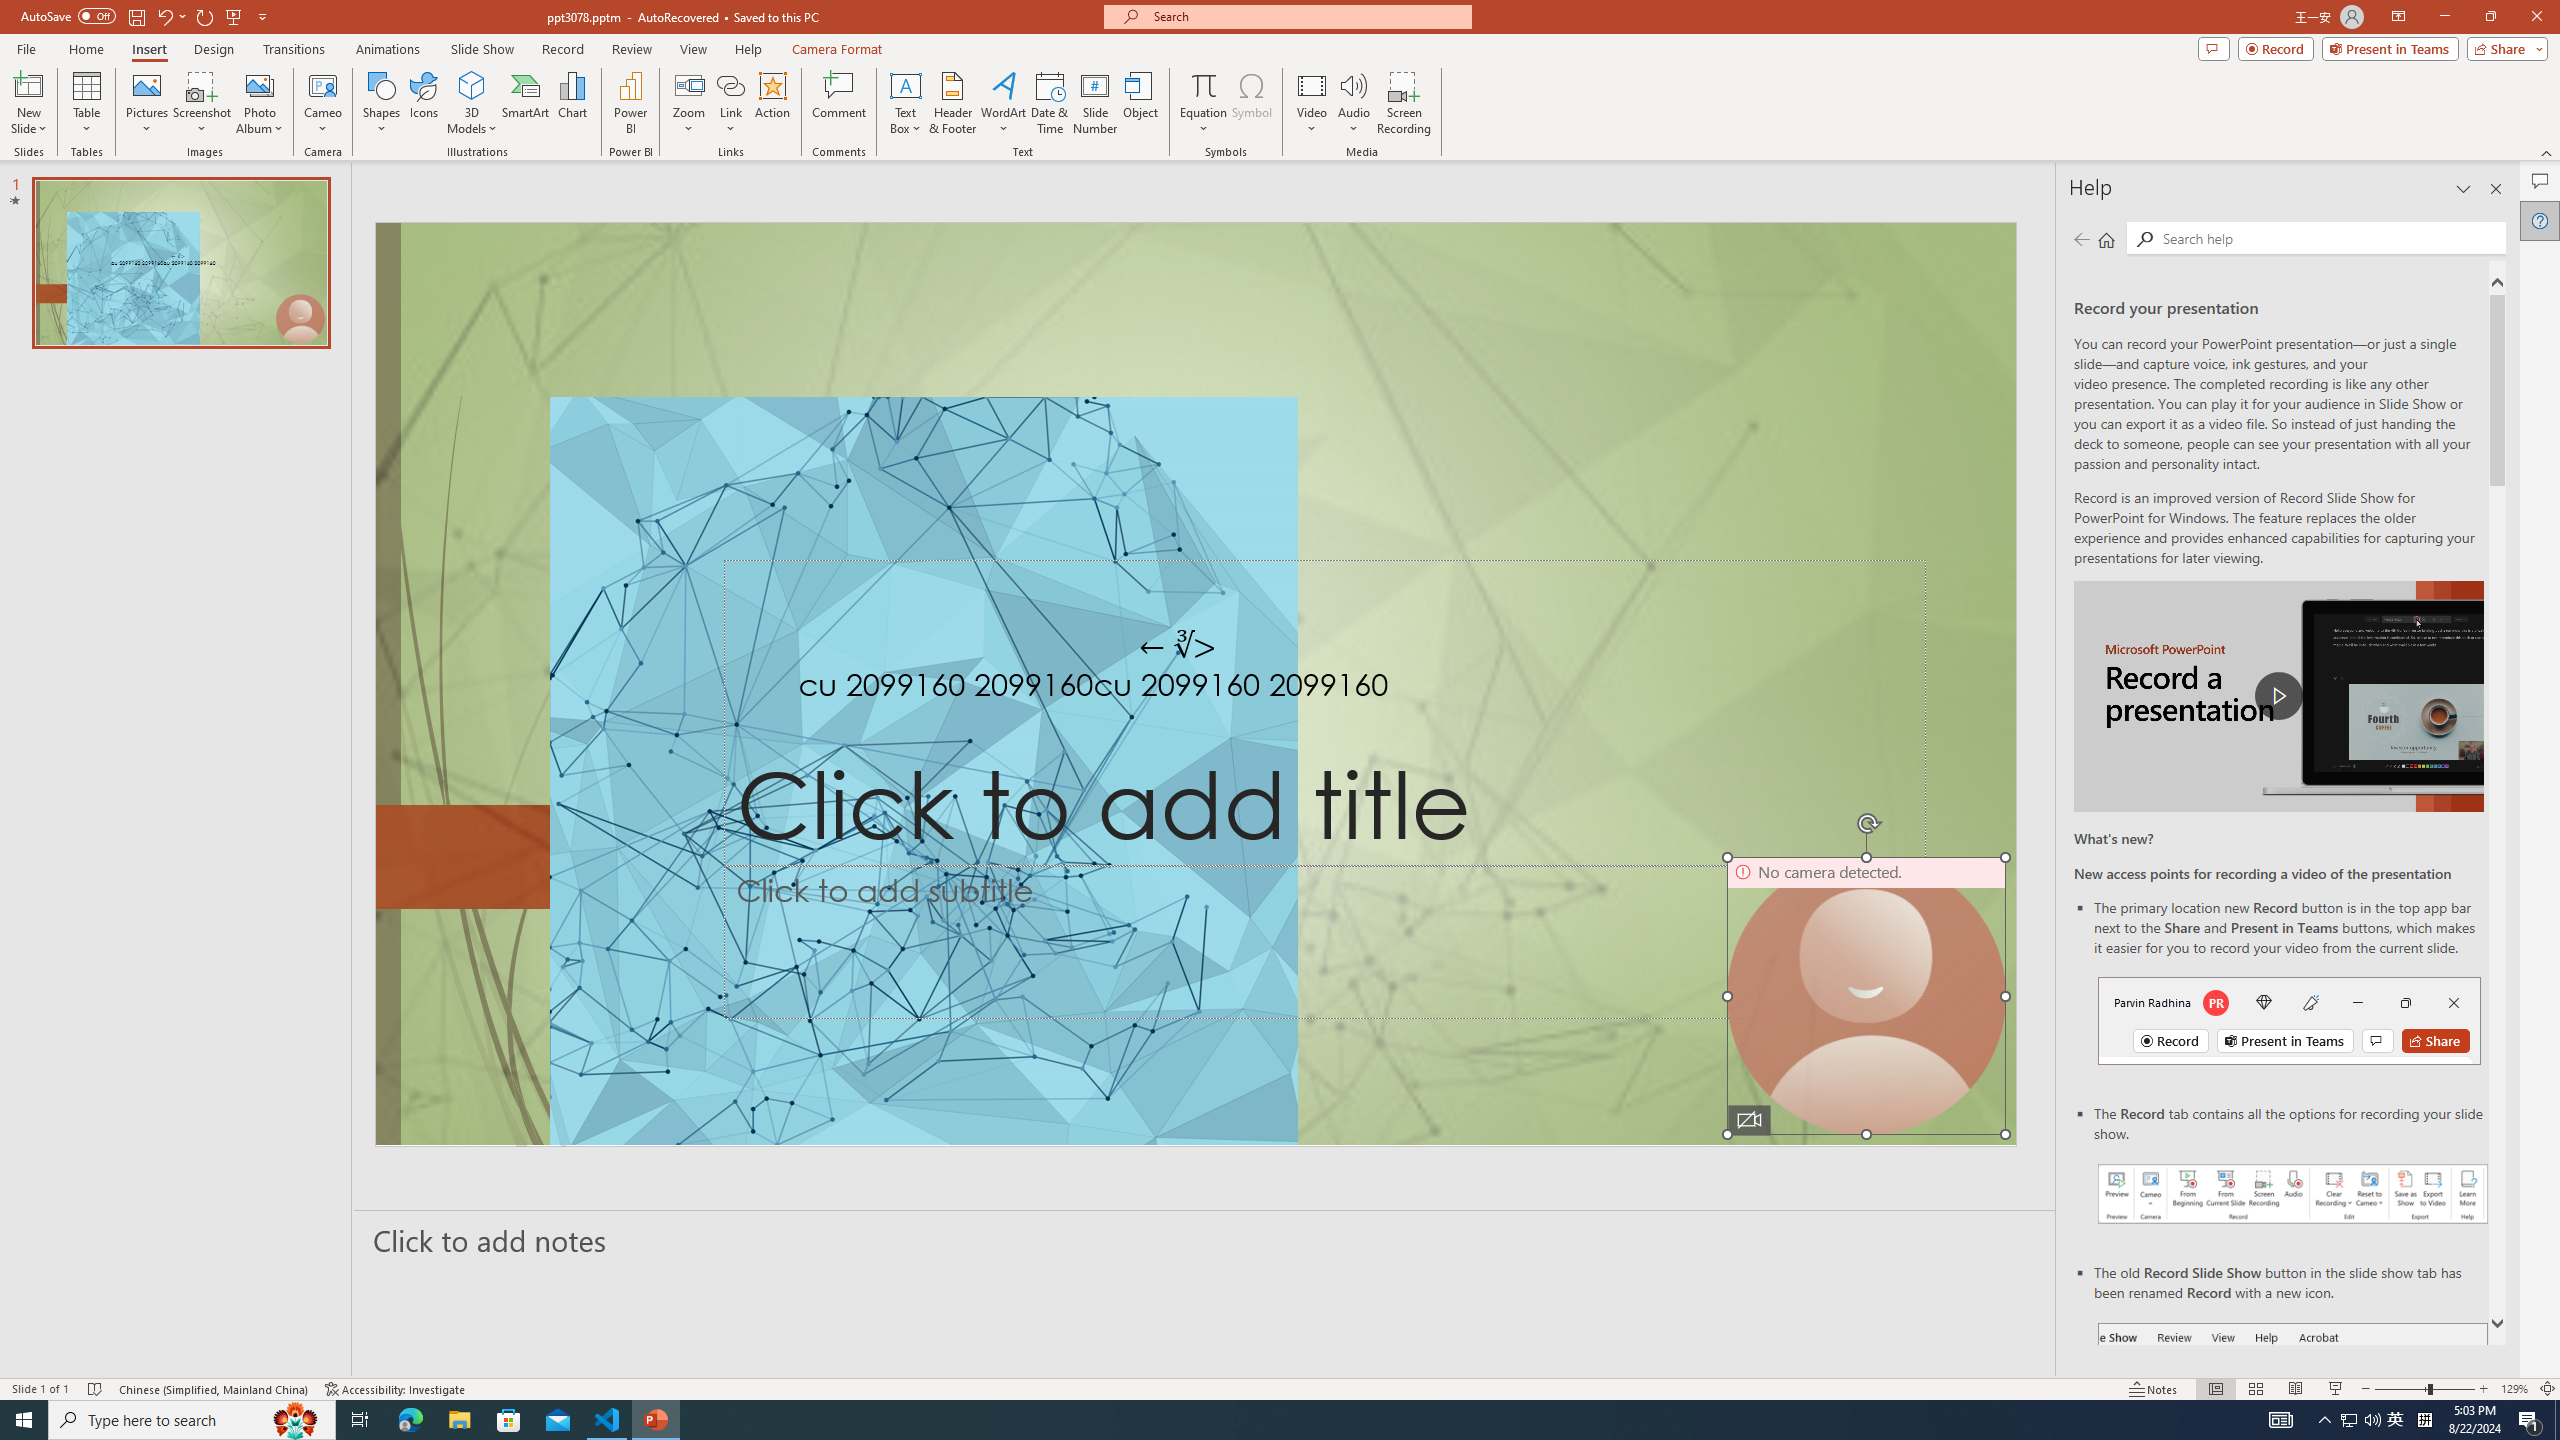 This screenshot has width=2560, height=1440. Describe the element at coordinates (729, 103) in the screenshot. I see `'Link'` at that location.